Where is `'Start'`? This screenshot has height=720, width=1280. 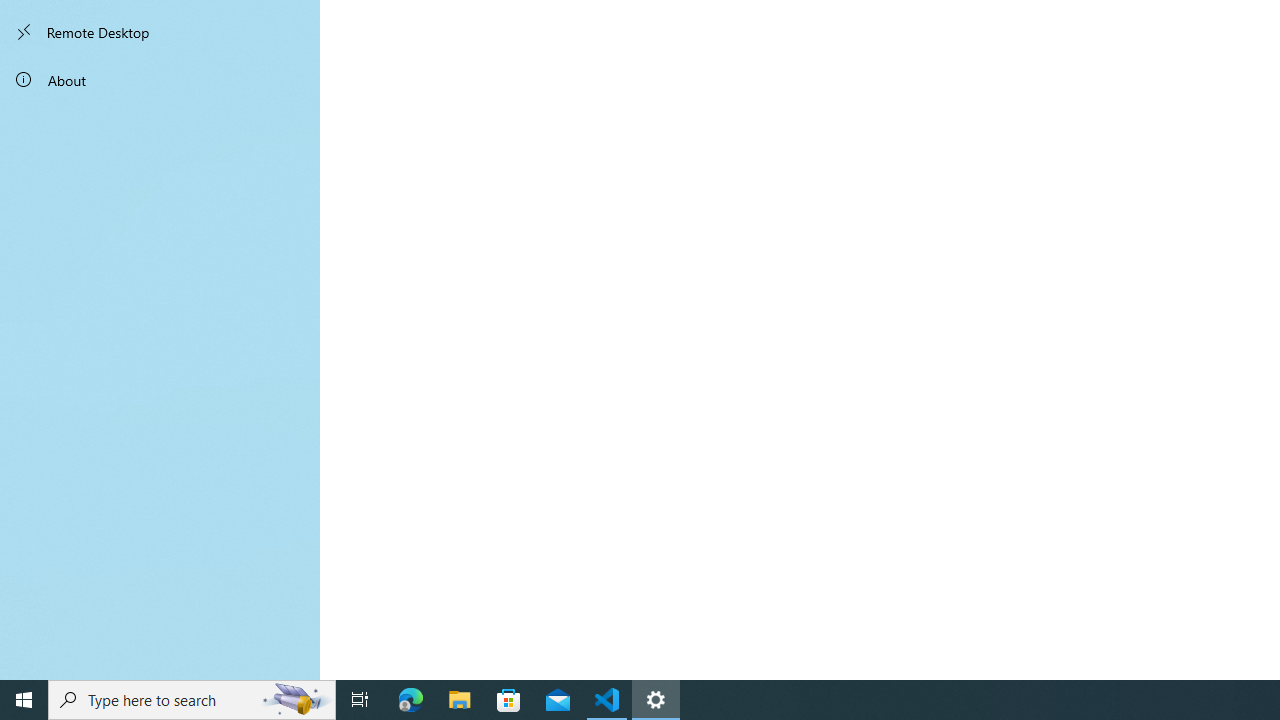 'Start' is located at coordinates (24, 698).